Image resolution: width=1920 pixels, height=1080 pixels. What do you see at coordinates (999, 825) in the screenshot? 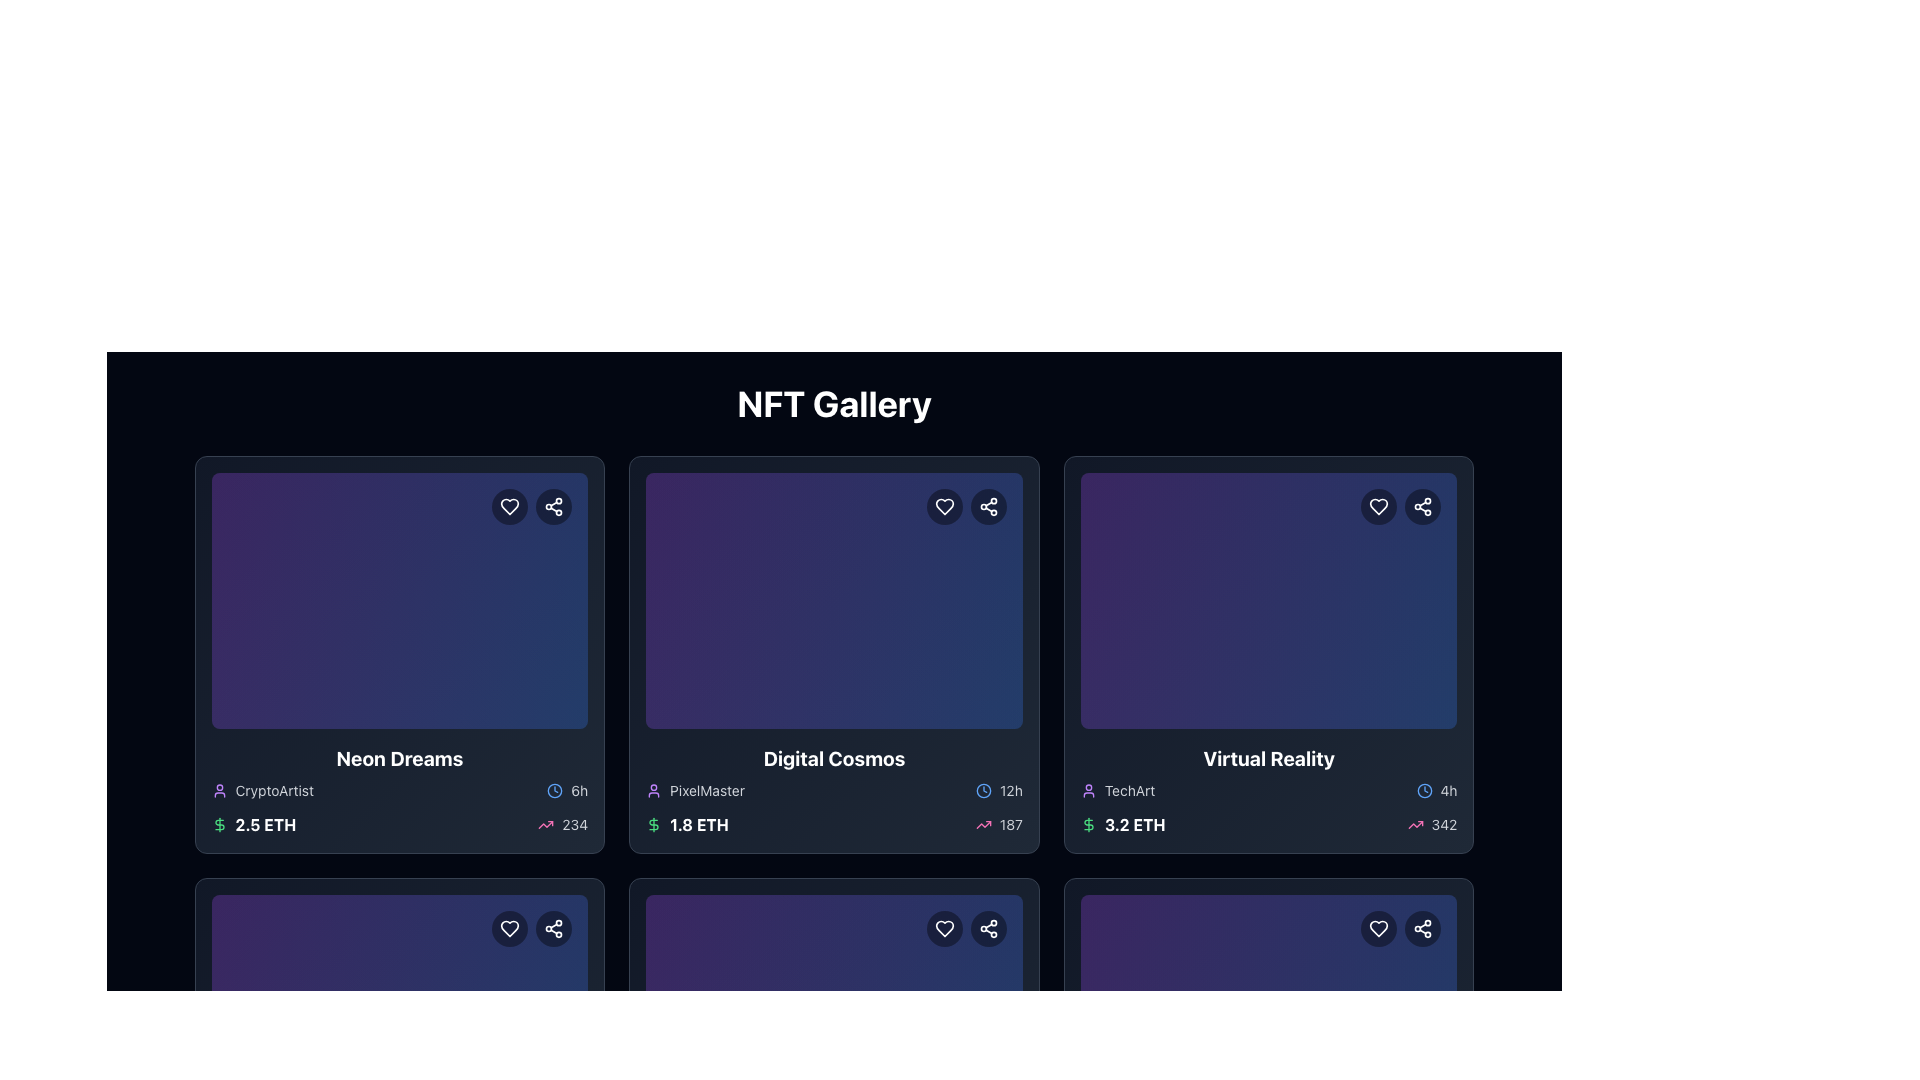
I see `the trending metric icon with text located at the bottom right of the 'Digital Cosmos' card in the second column of the first row of the grid, indicating popularity or activity` at bounding box center [999, 825].